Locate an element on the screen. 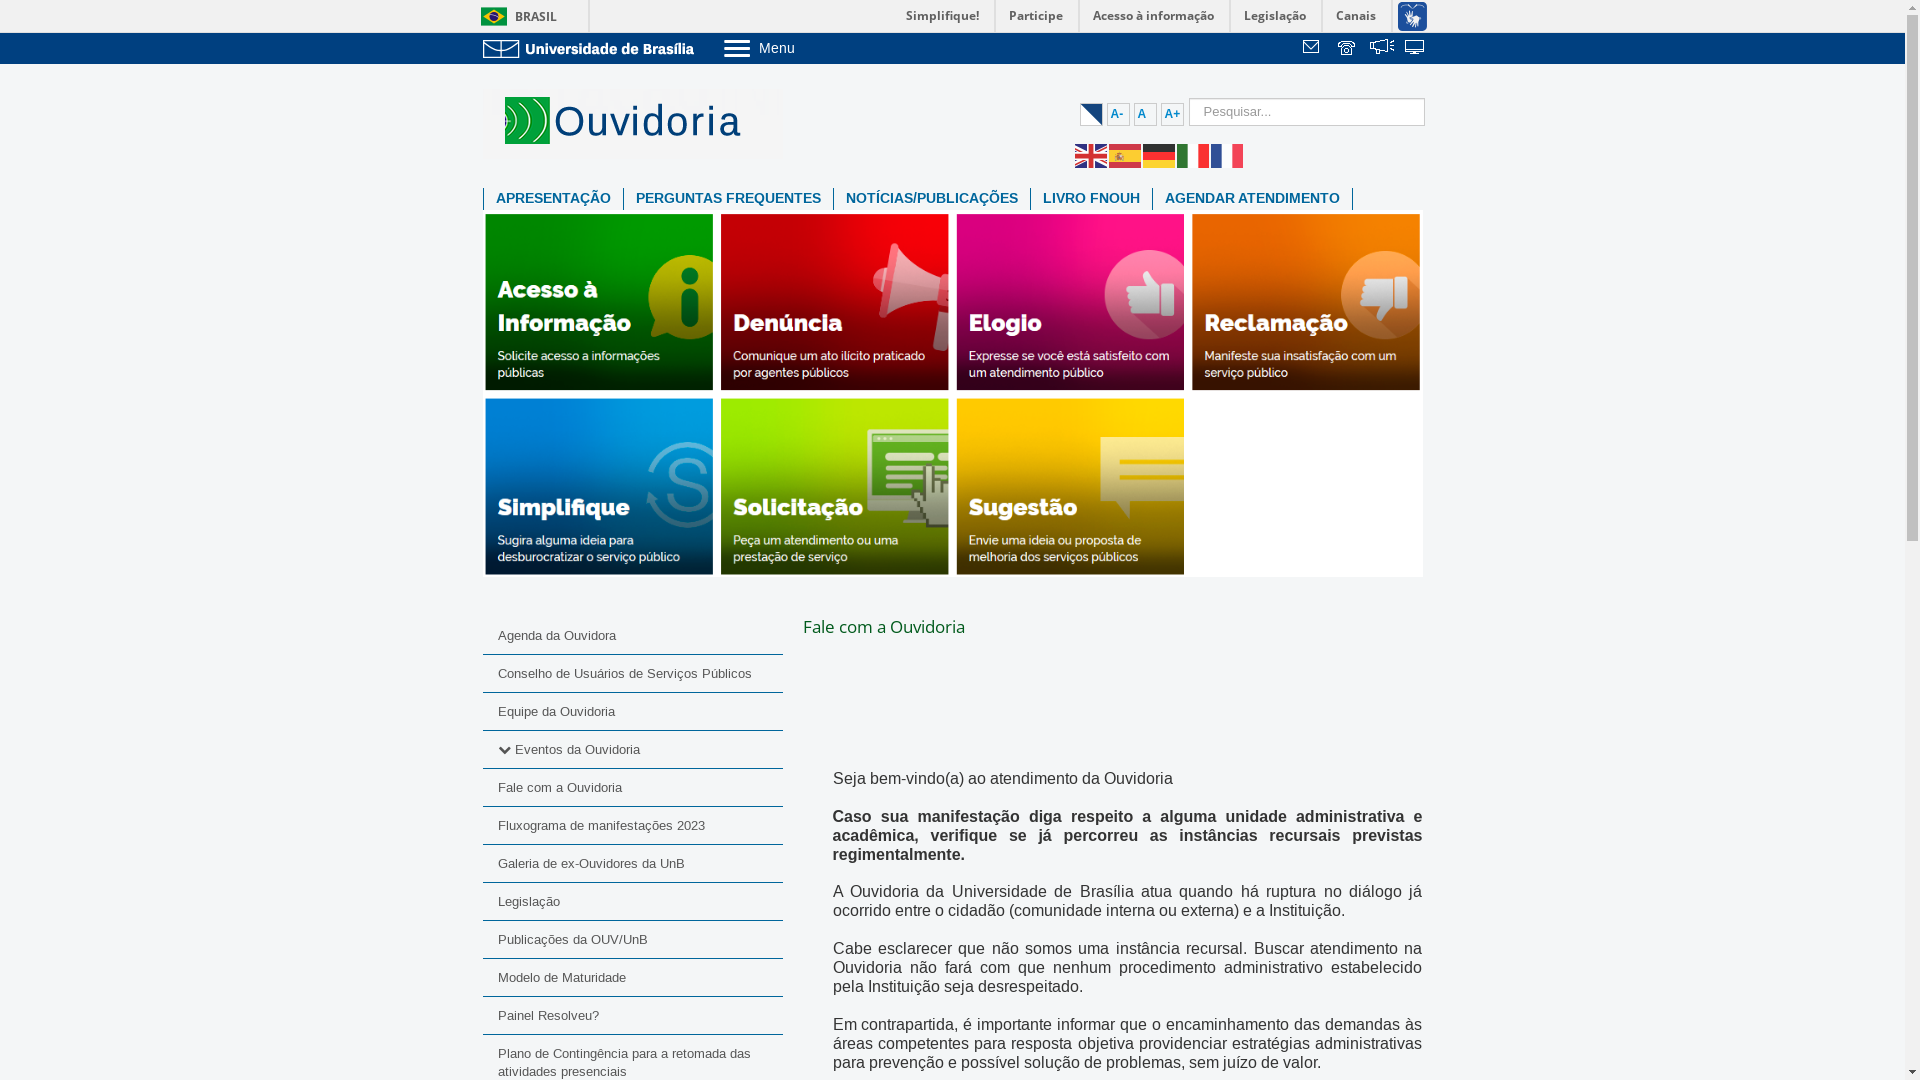 The image size is (1920, 1080). 'Telefones da UnB' is located at coordinates (1348, 48).